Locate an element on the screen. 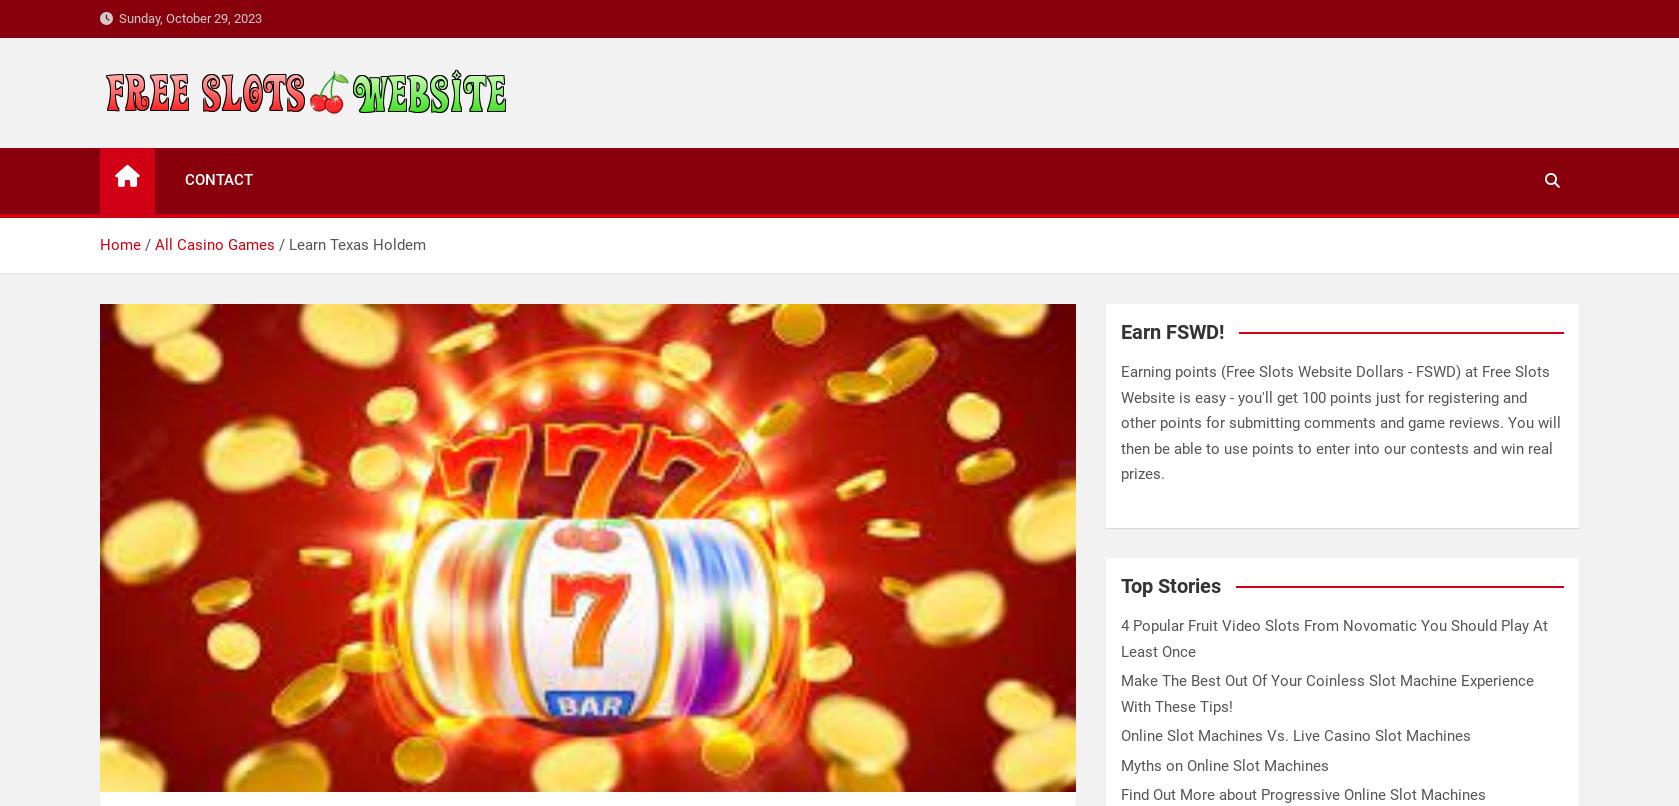 This screenshot has width=1679, height=806. 'Play all the best free online slot machine games at Free Slots Website' is located at coordinates (99, 195).